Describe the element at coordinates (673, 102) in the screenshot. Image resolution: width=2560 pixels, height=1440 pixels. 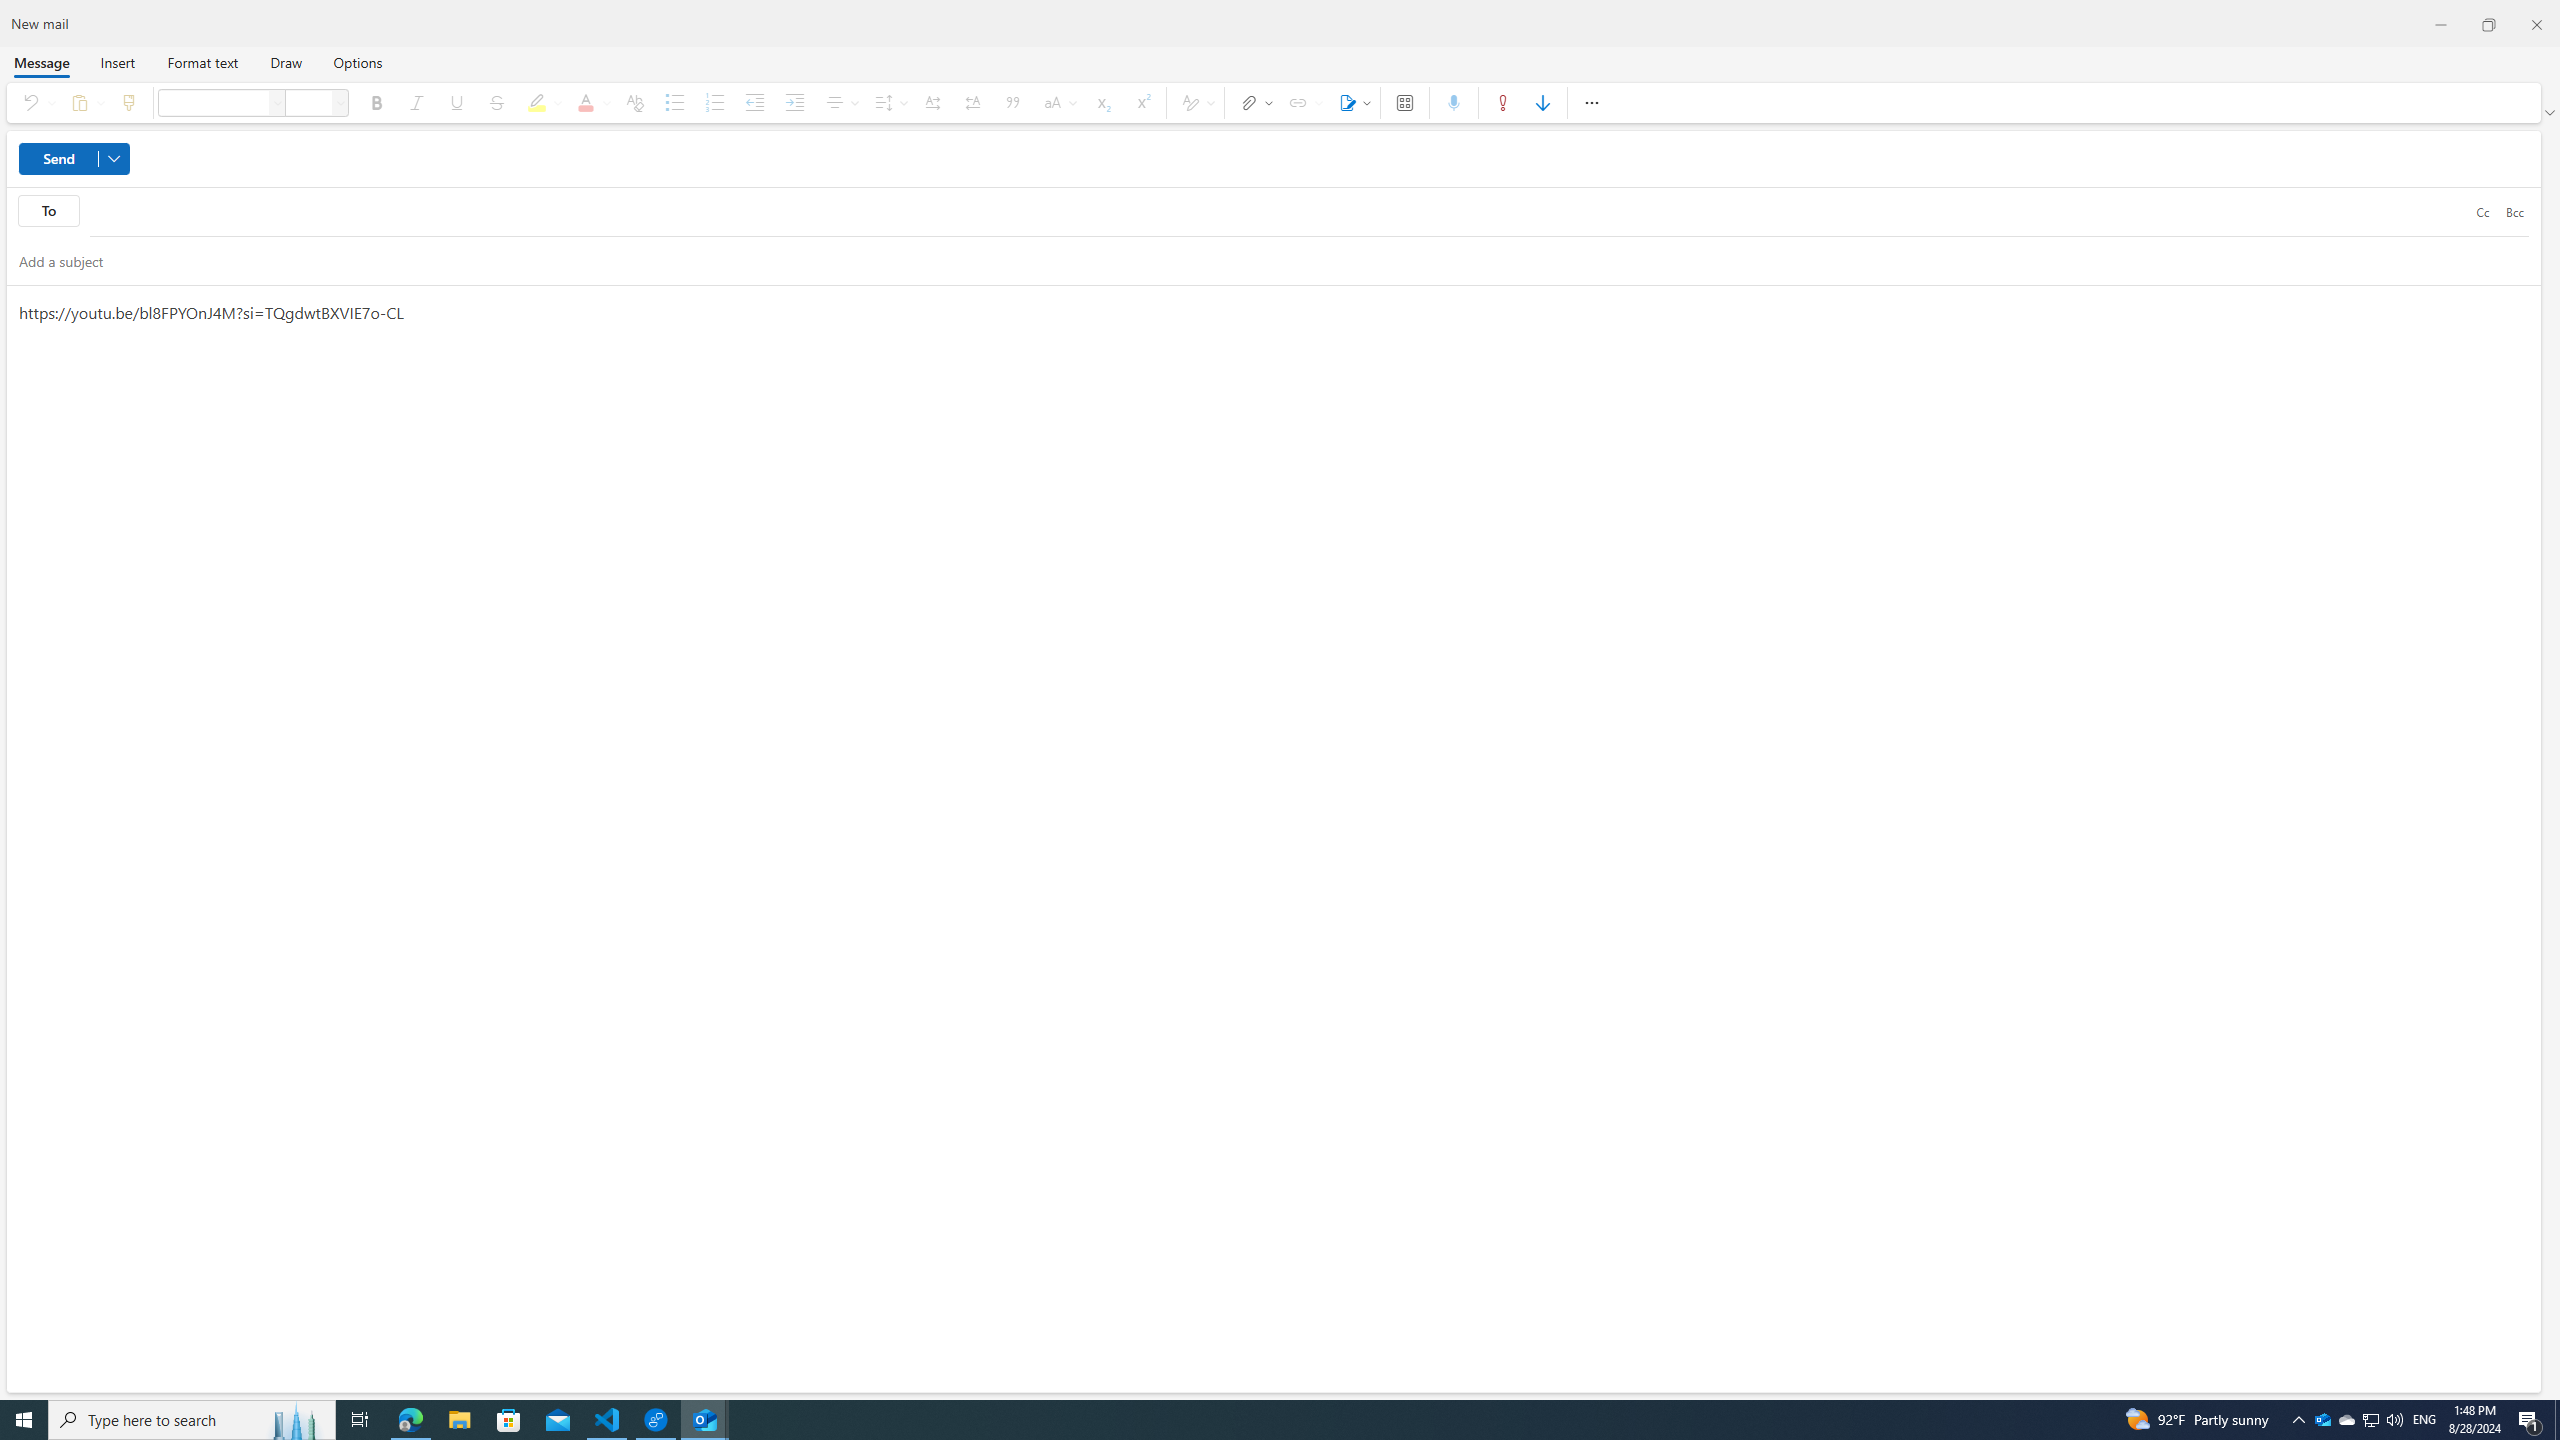
I see `'Bullets'` at that location.